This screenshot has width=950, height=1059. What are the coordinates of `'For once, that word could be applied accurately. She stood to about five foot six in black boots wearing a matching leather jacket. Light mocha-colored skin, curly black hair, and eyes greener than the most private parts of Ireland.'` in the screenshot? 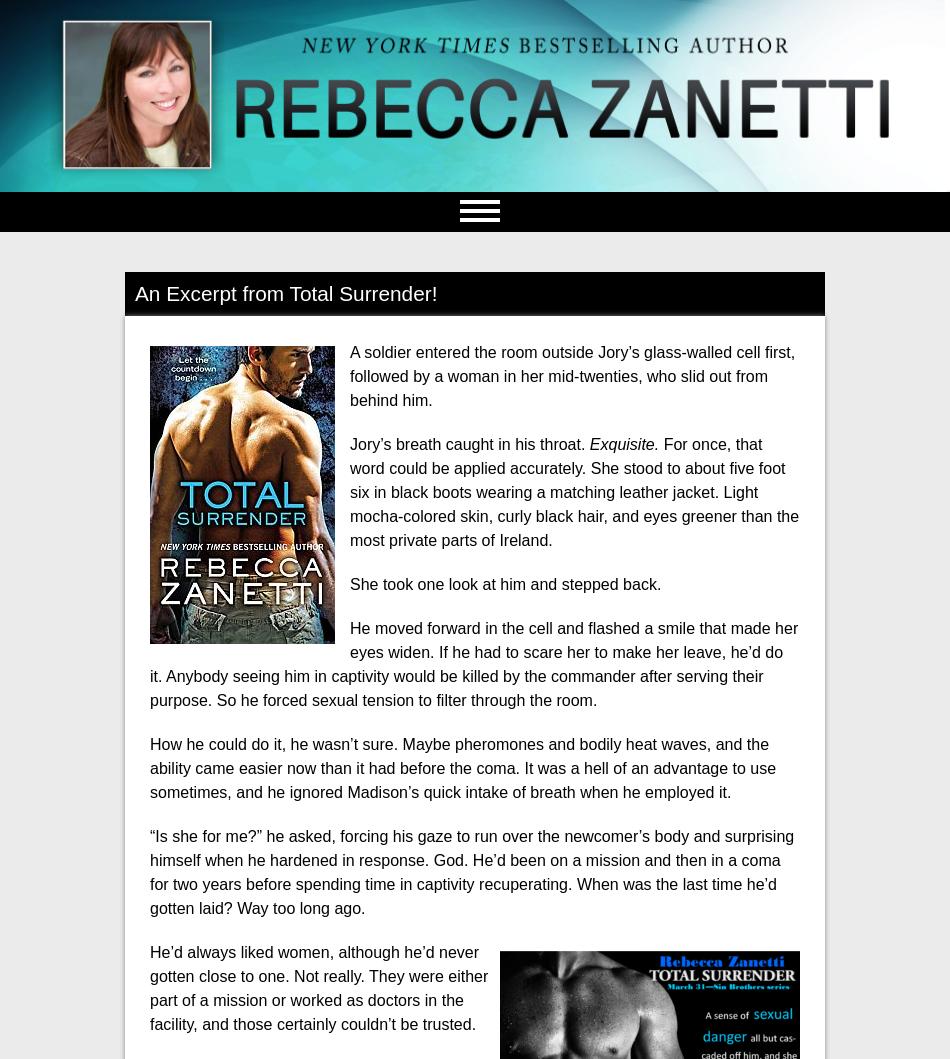 It's located at (574, 491).